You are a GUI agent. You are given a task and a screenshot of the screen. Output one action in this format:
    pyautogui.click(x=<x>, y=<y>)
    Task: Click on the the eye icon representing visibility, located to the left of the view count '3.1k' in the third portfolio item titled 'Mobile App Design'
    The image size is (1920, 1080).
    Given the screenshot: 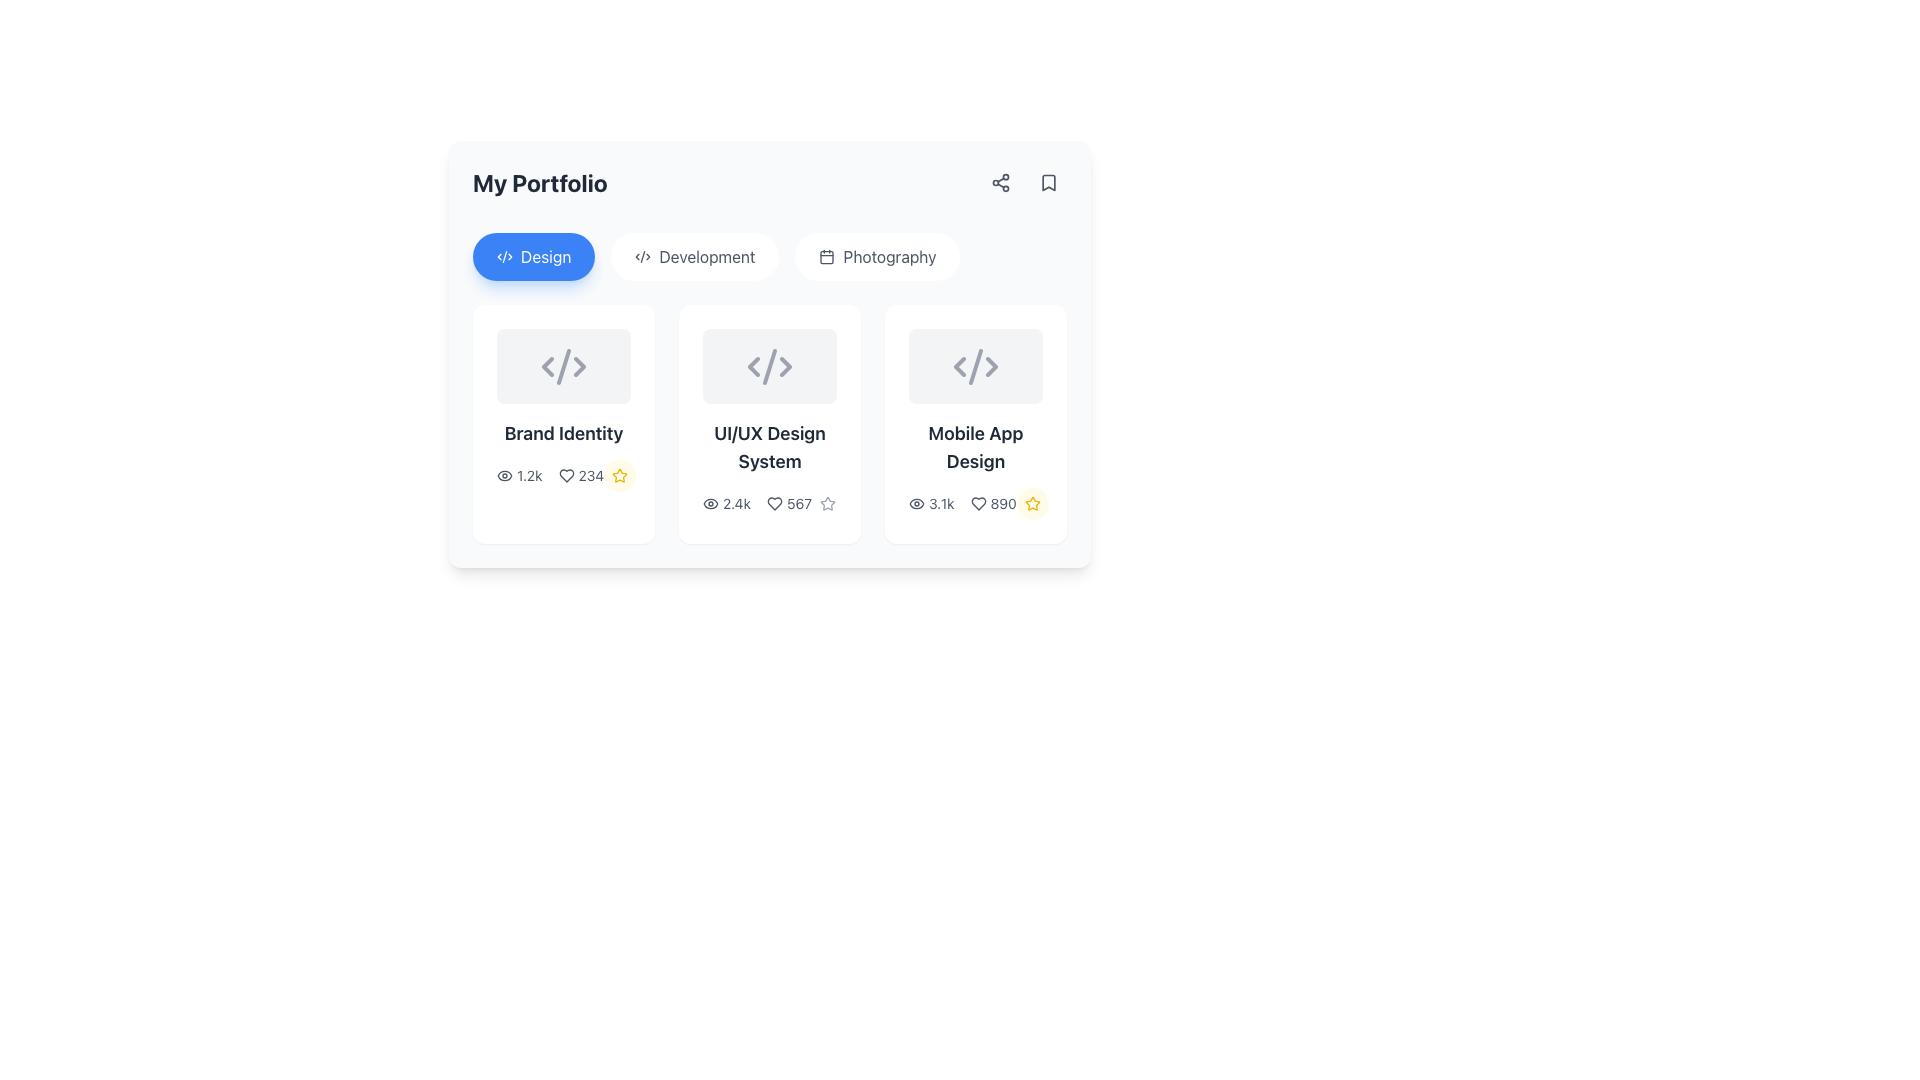 What is the action you would take?
    pyautogui.click(x=915, y=503)
    